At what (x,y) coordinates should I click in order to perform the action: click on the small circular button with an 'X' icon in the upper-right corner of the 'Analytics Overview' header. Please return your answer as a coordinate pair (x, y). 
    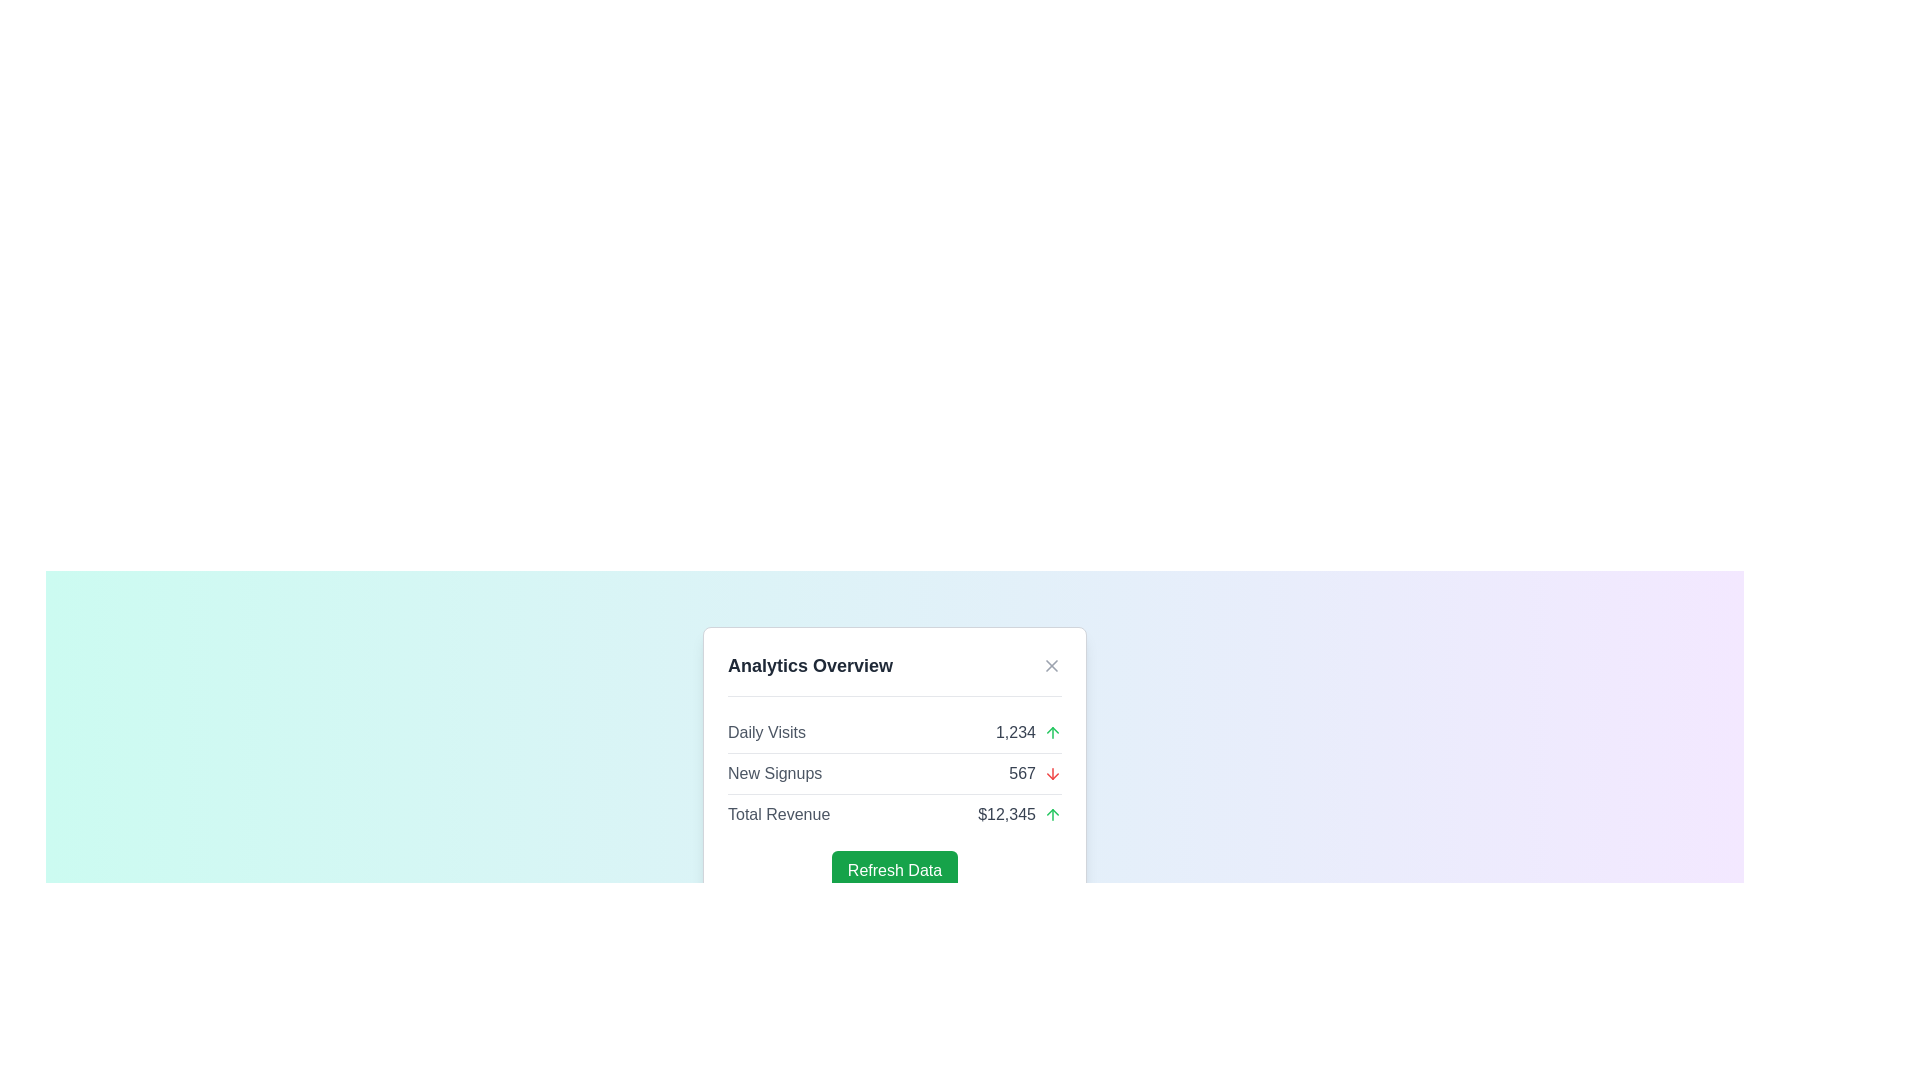
    Looking at the image, I should click on (1050, 666).